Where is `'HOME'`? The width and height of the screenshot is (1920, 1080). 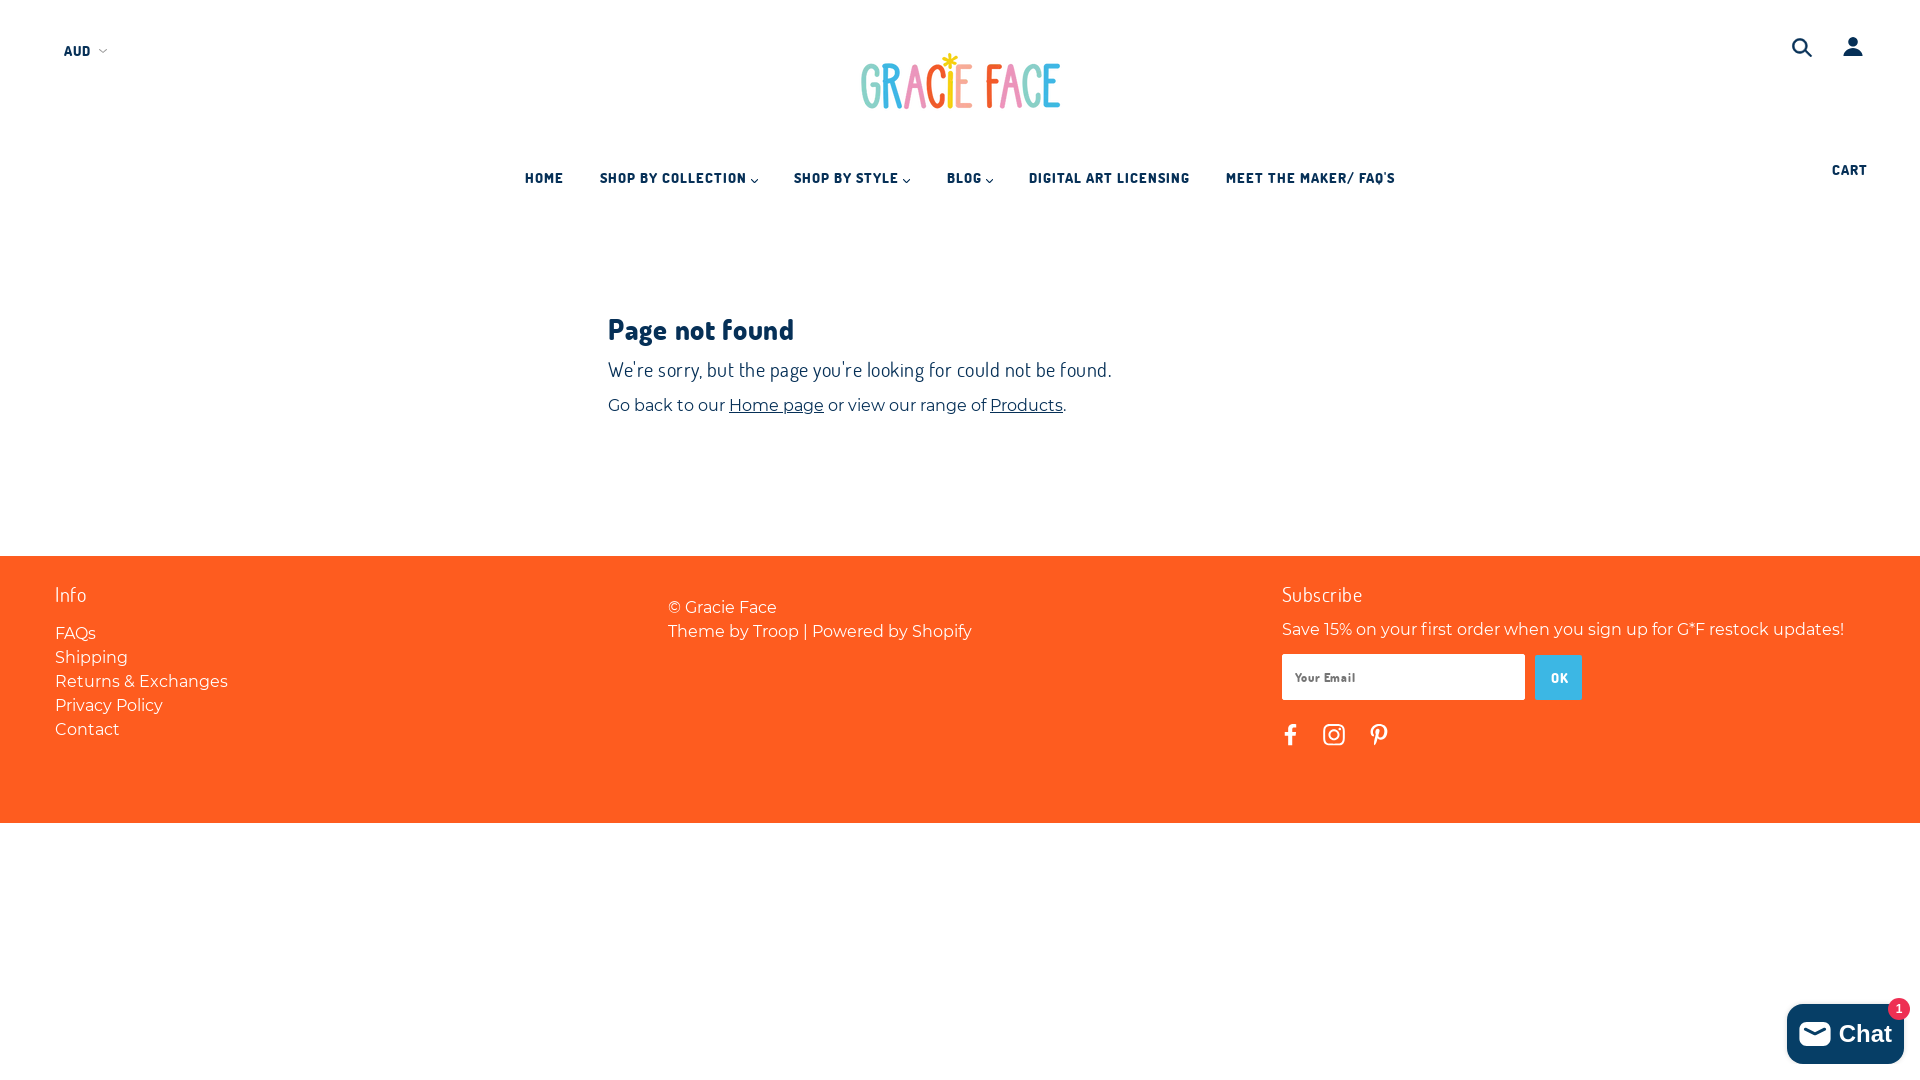 'HOME' is located at coordinates (544, 185).